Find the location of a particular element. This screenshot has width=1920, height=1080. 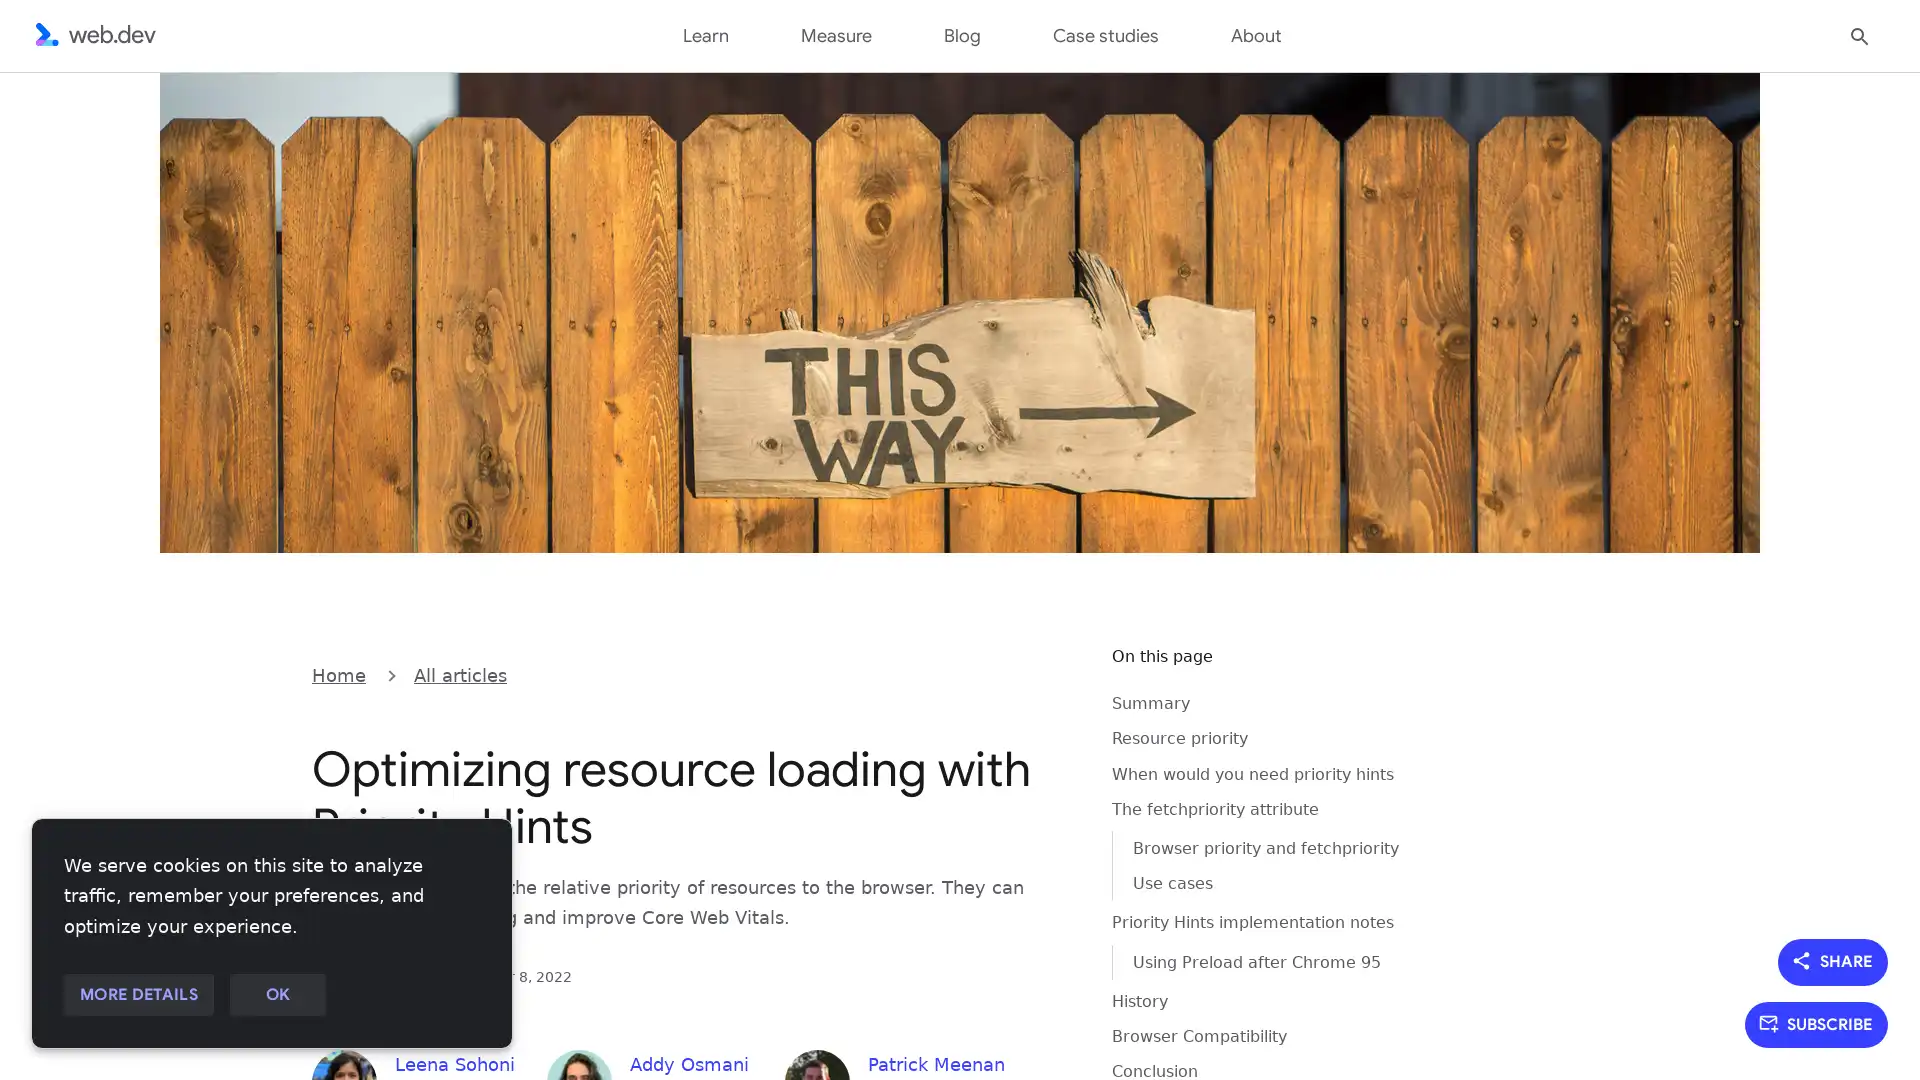

Copy code is located at coordinates (1046, 673).